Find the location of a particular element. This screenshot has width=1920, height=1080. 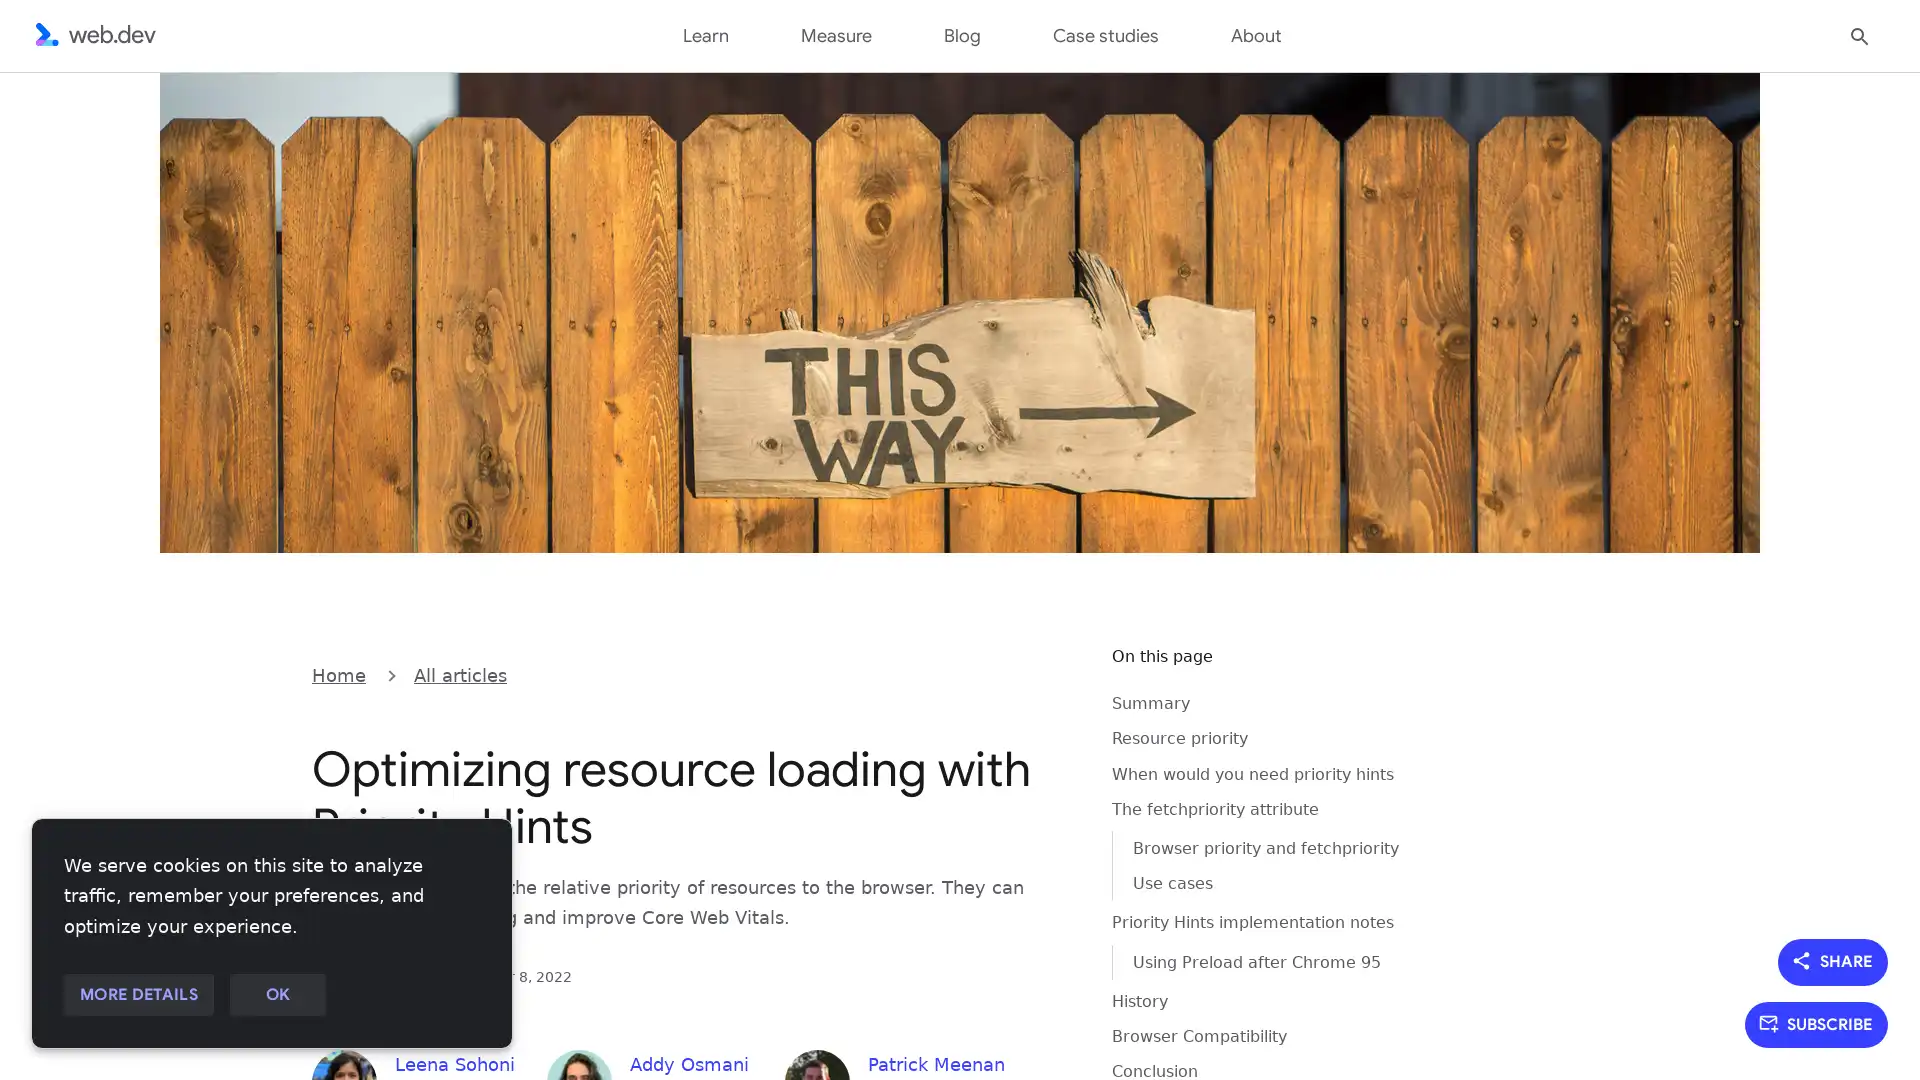

Copy code is located at coordinates (1046, 673).